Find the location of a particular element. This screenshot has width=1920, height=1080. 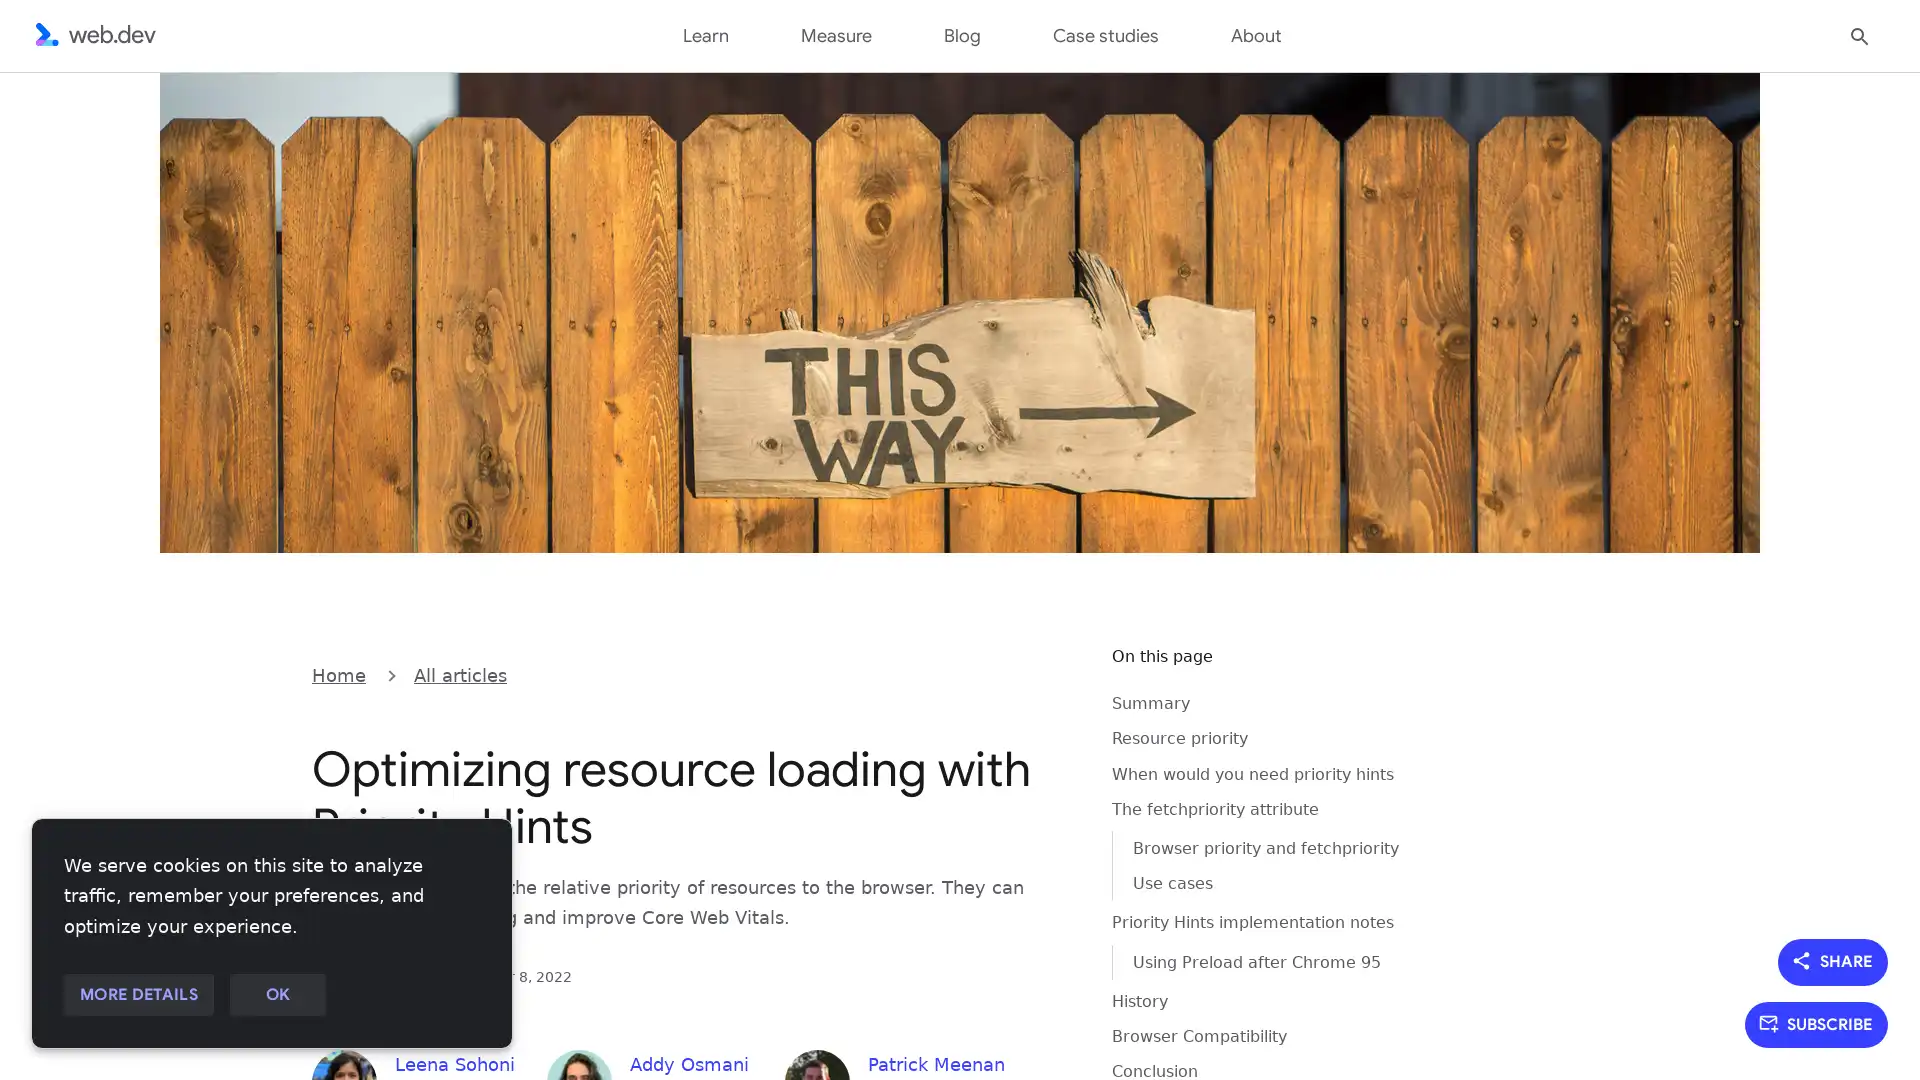

Copy code is located at coordinates (1046, 673).